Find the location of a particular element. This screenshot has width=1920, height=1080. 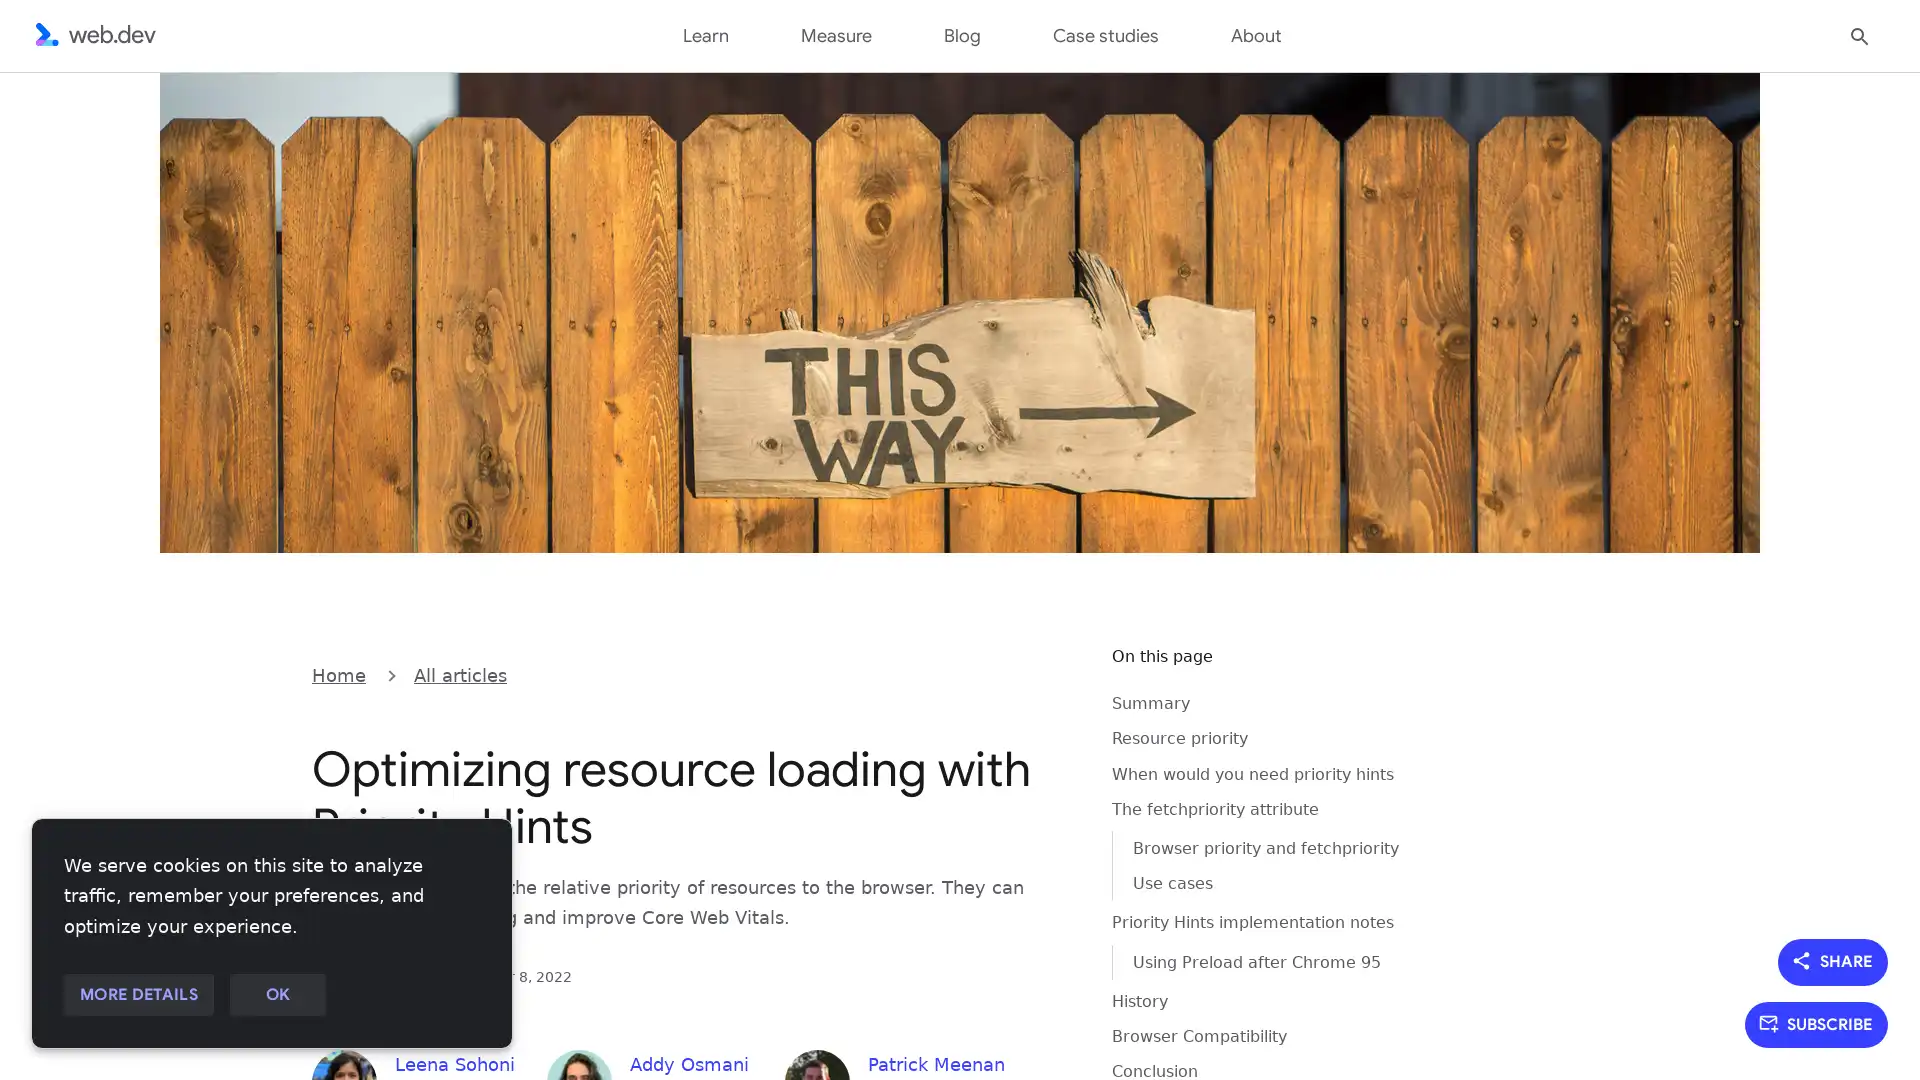

Copy code is located at coordinates (1046, 673).